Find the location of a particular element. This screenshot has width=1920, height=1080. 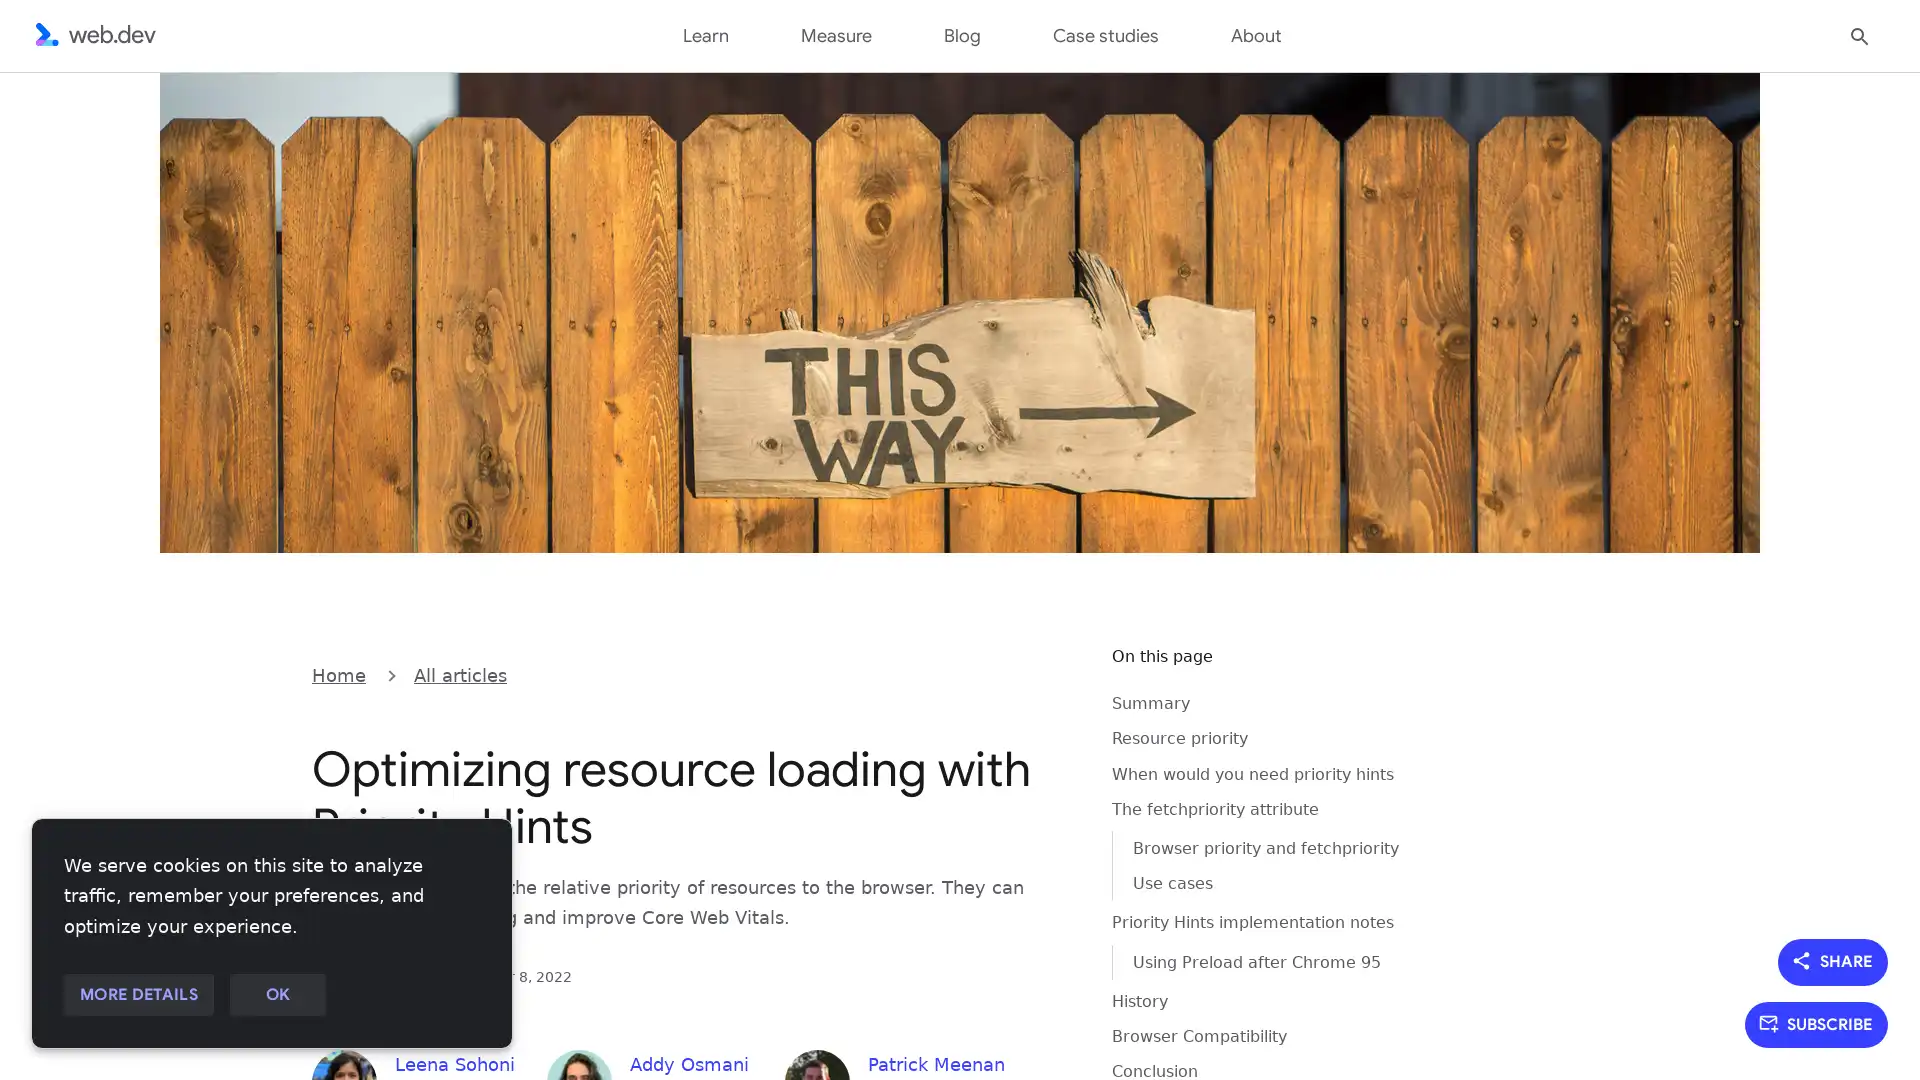

Copy code is located at coordinates (1046, 673).